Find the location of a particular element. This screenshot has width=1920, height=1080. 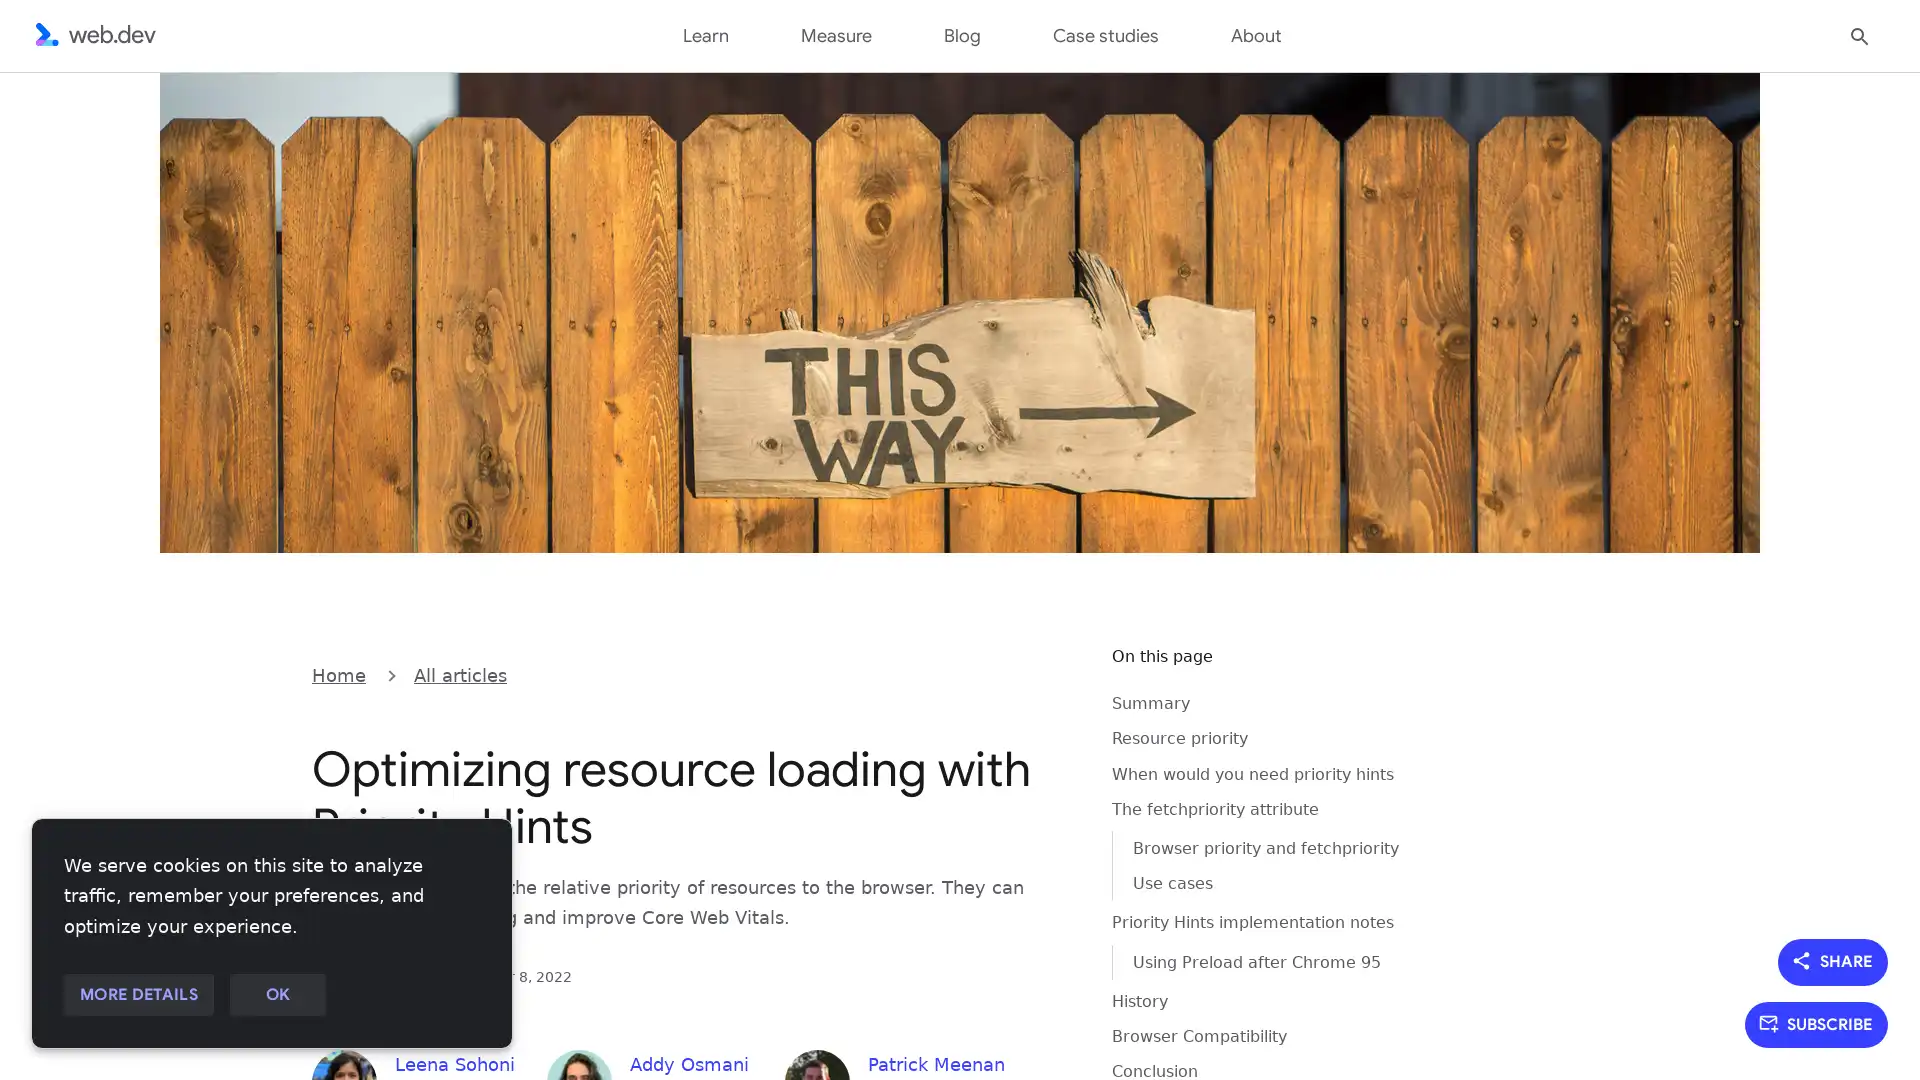

Copy code is located at coordinates (1046, 673).